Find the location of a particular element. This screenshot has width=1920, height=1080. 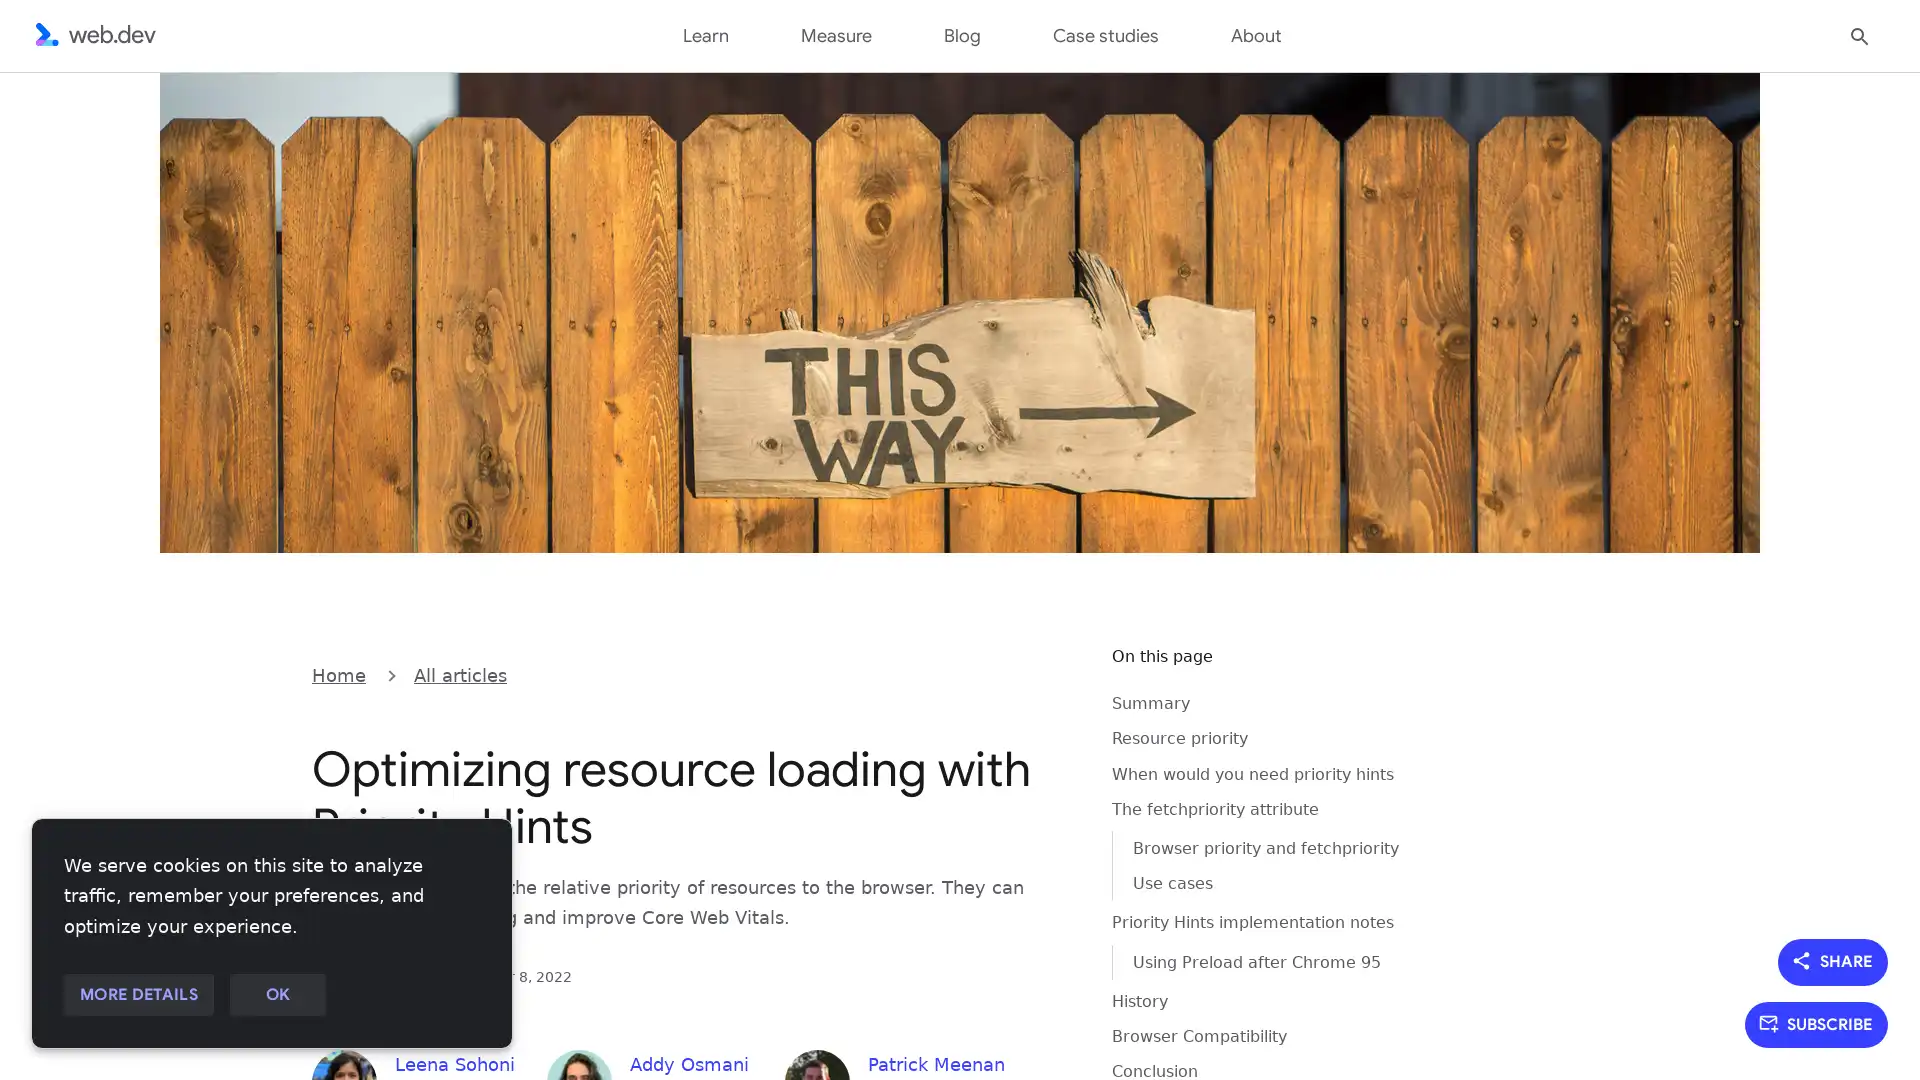

Copy code is located at coordinates (1046, 673).